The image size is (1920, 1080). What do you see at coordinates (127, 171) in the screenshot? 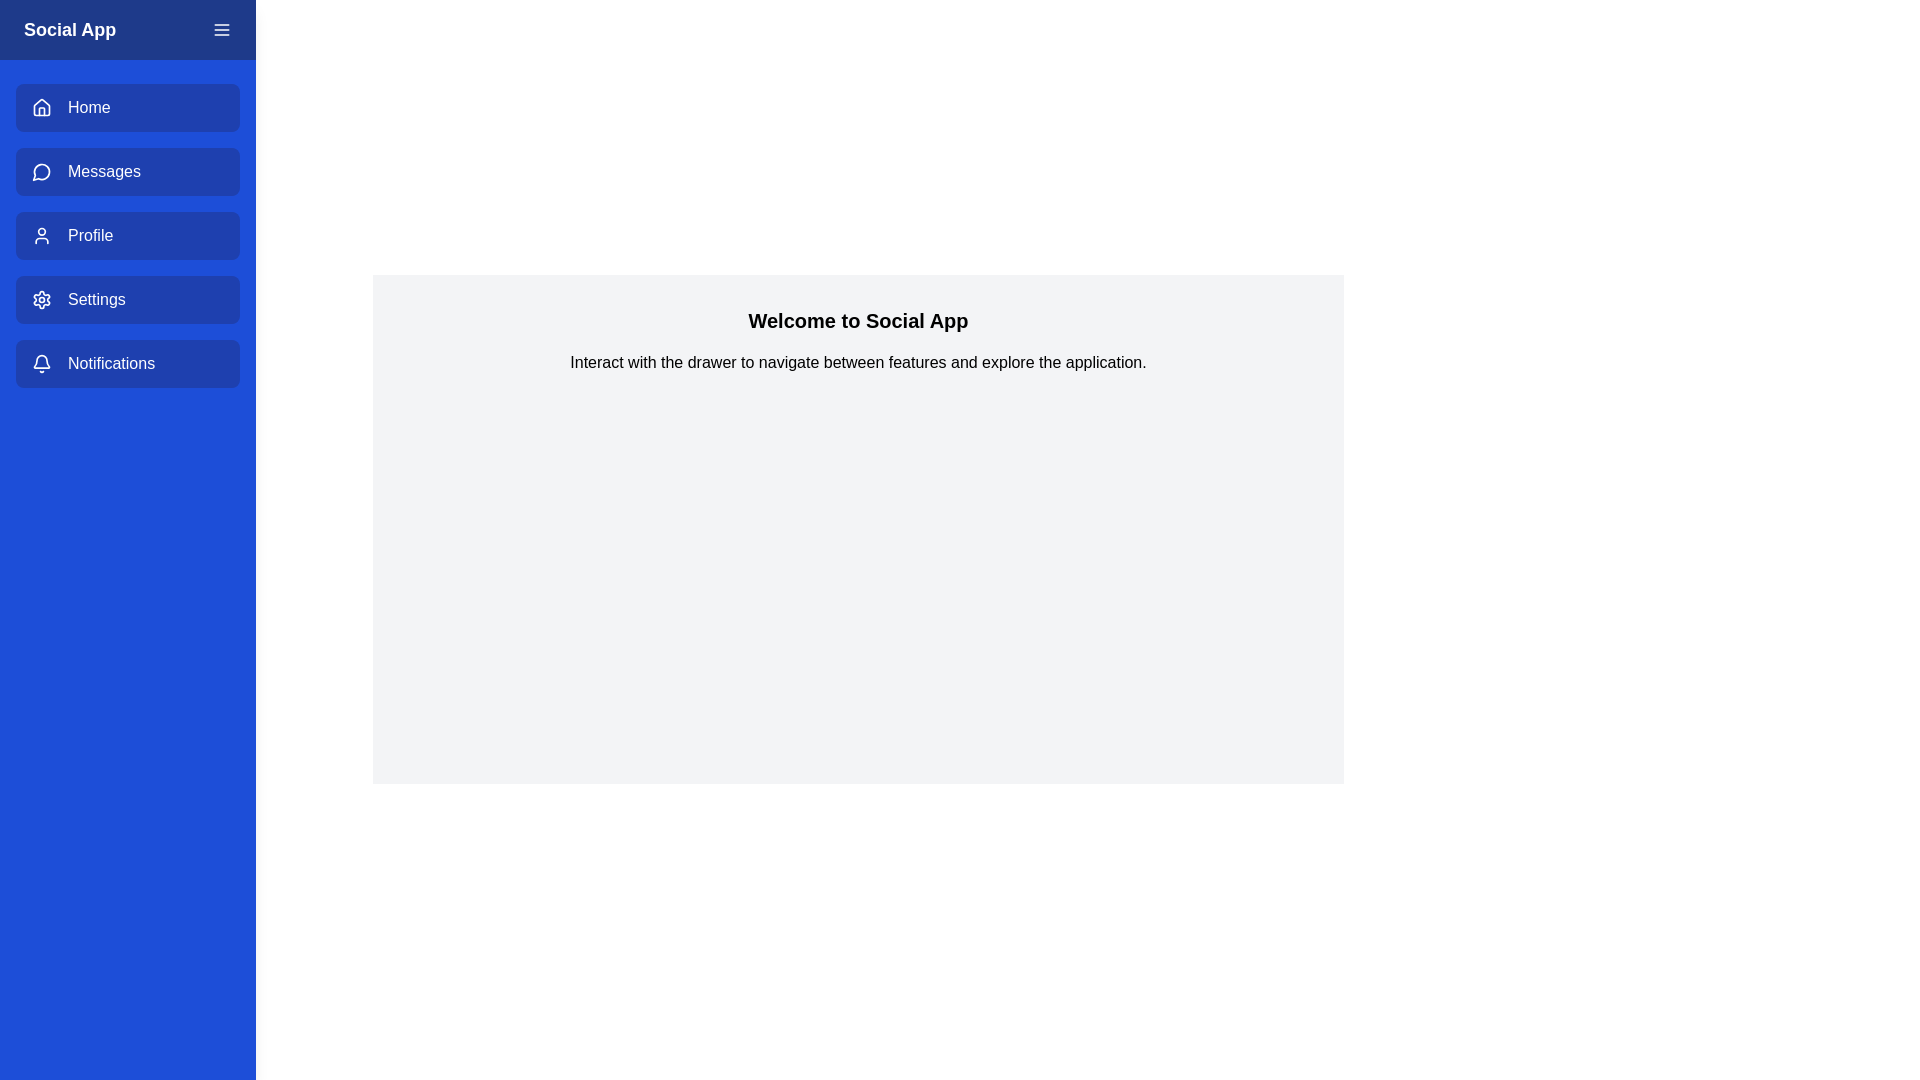
I see `the menu item Messages to navigate to the respective section` at bounding box center [127, 171].